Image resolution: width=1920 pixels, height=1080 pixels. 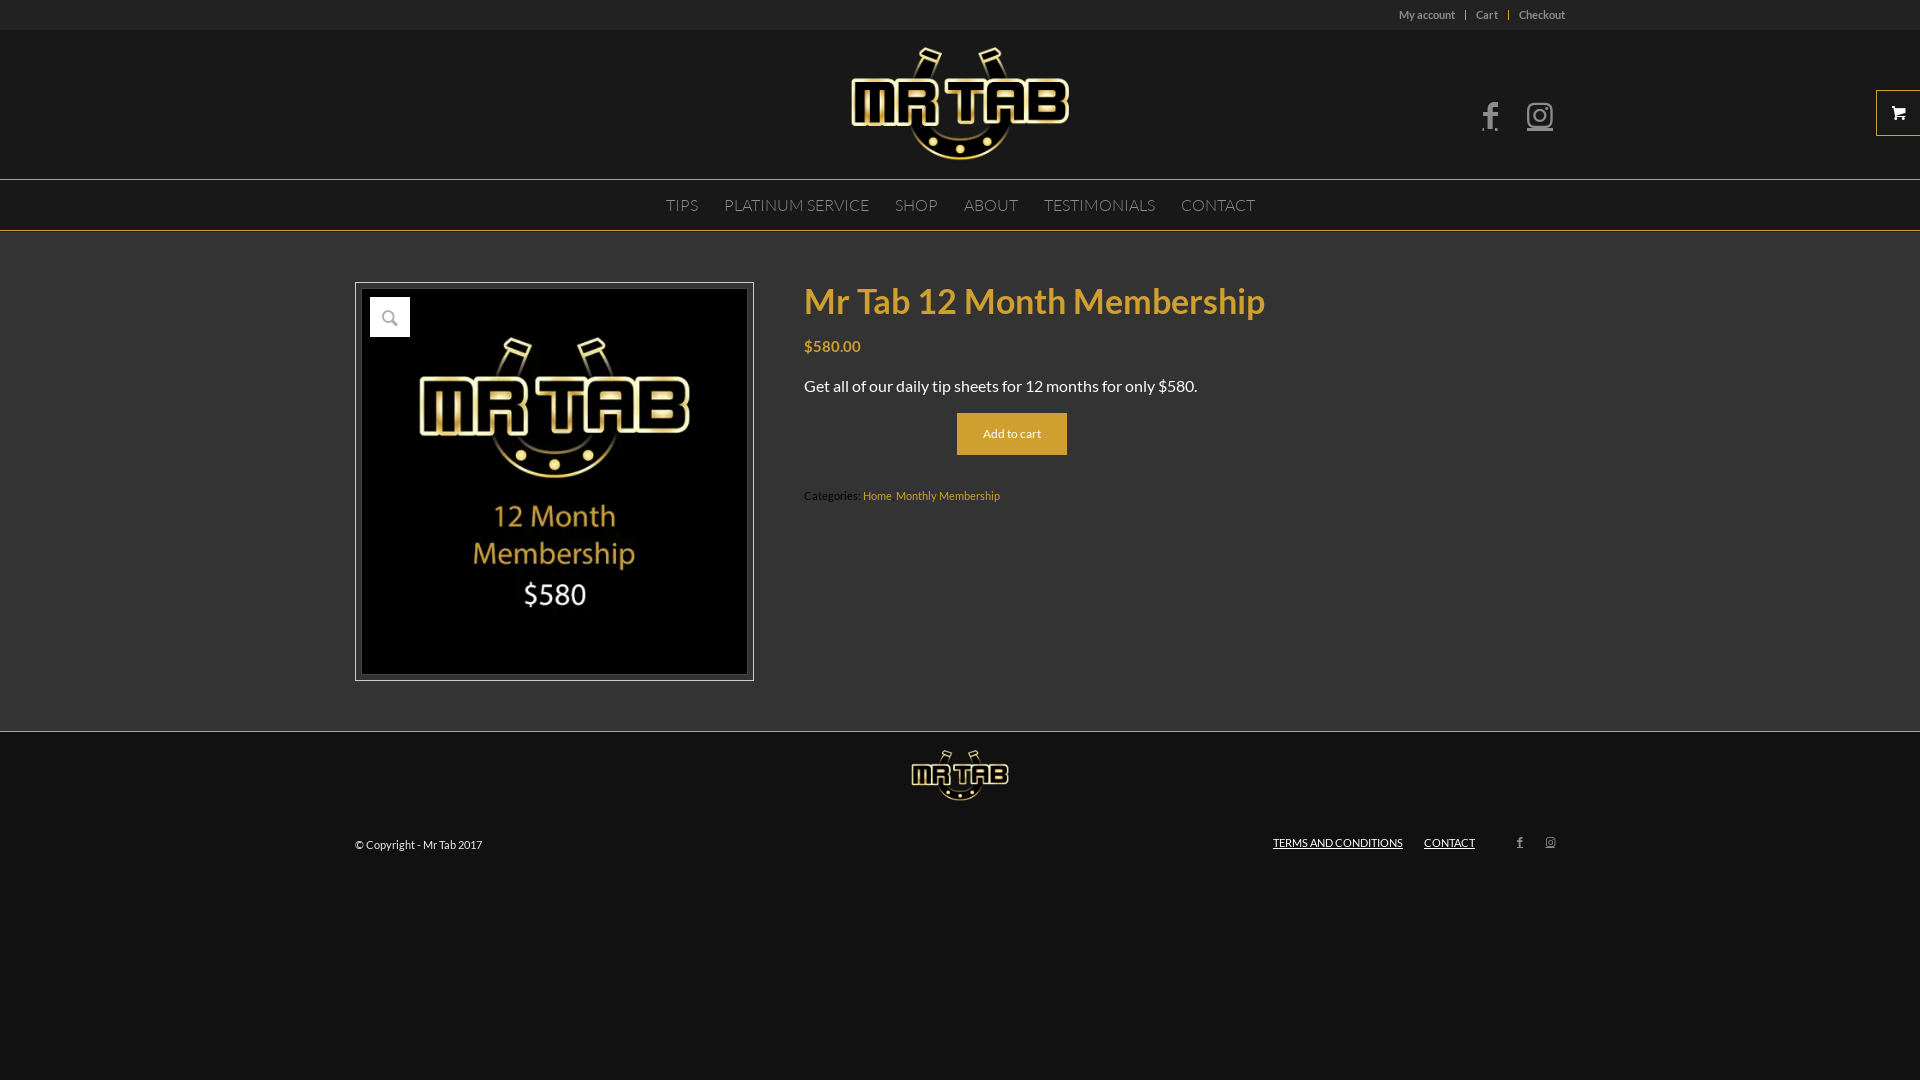 What do you see at coordinates (1487, 14) in the screenshot?
I see `'Cart'` at bounding box center [1487, 14].